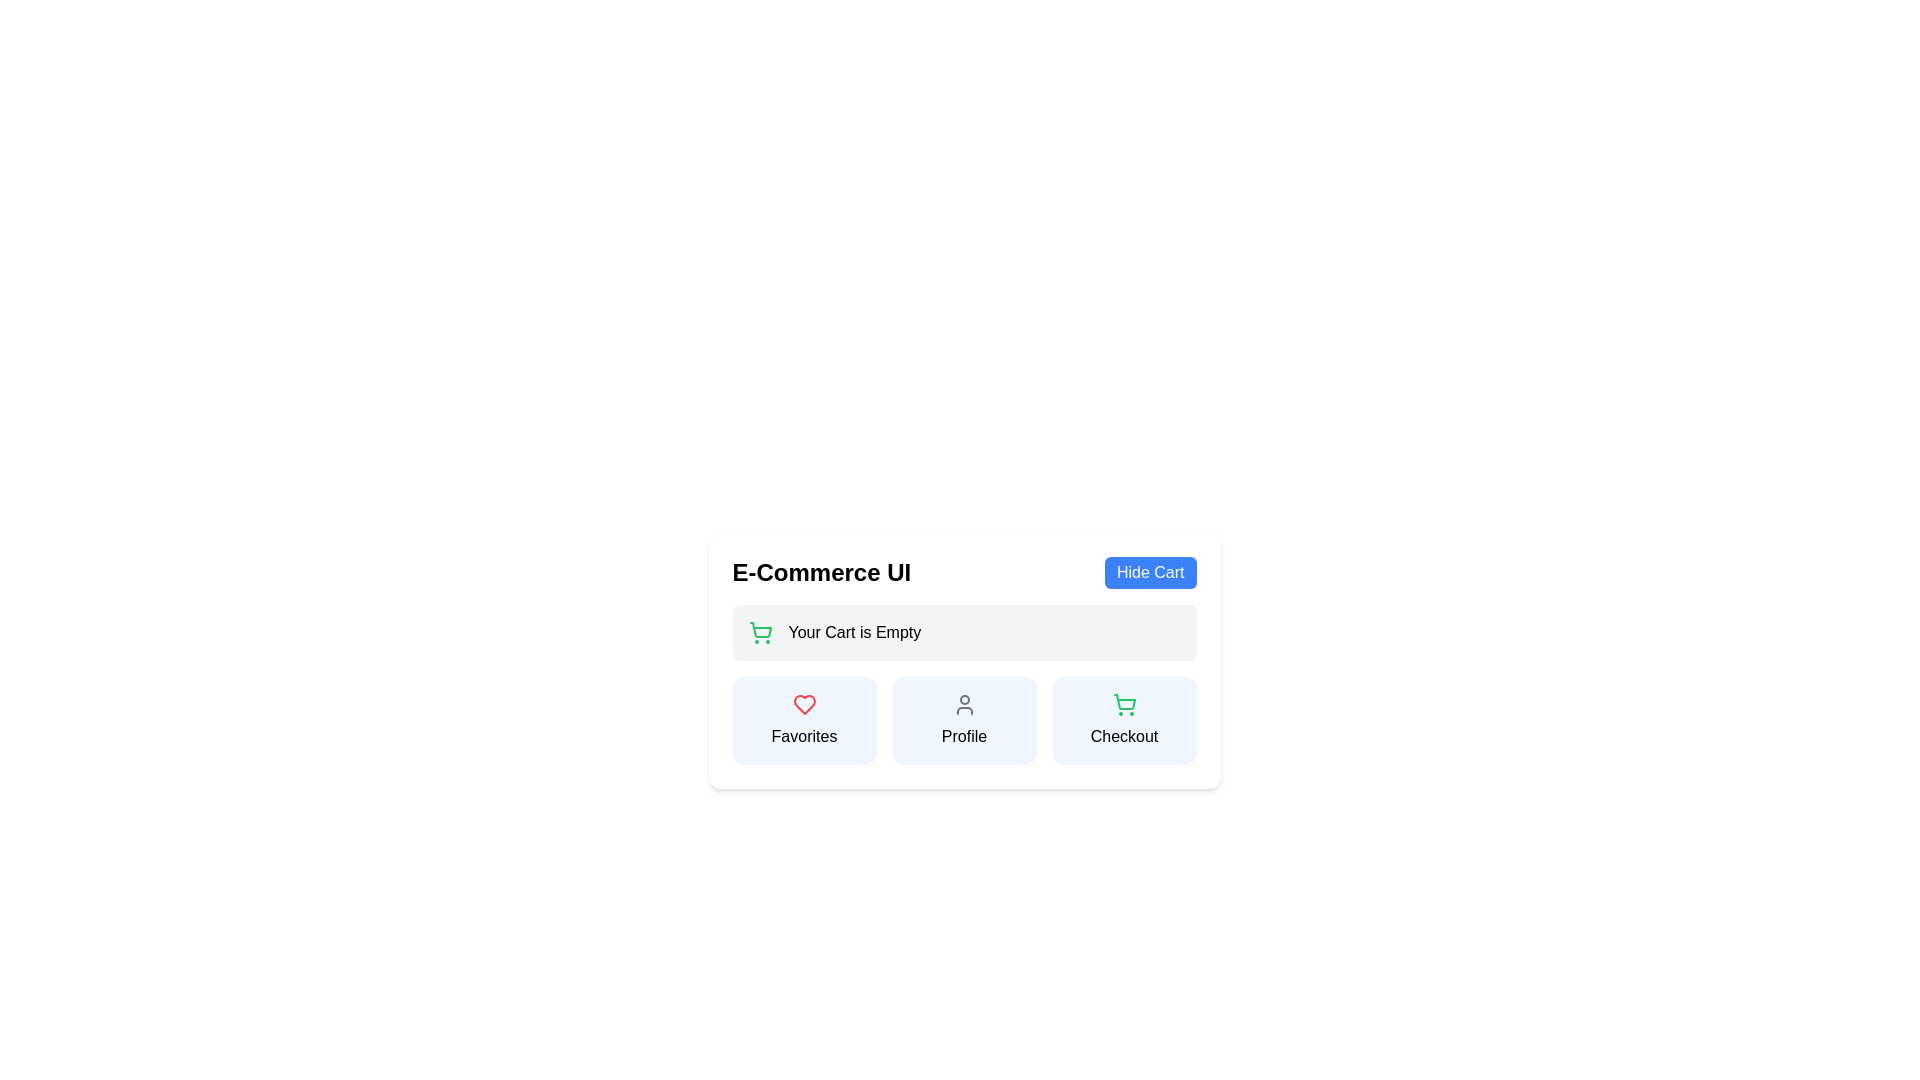 The width and height of the screenshot is (1920, 1080). Describe the element at coordinates (964, 721) in the screenshot. I see `the user profile button` at that location.